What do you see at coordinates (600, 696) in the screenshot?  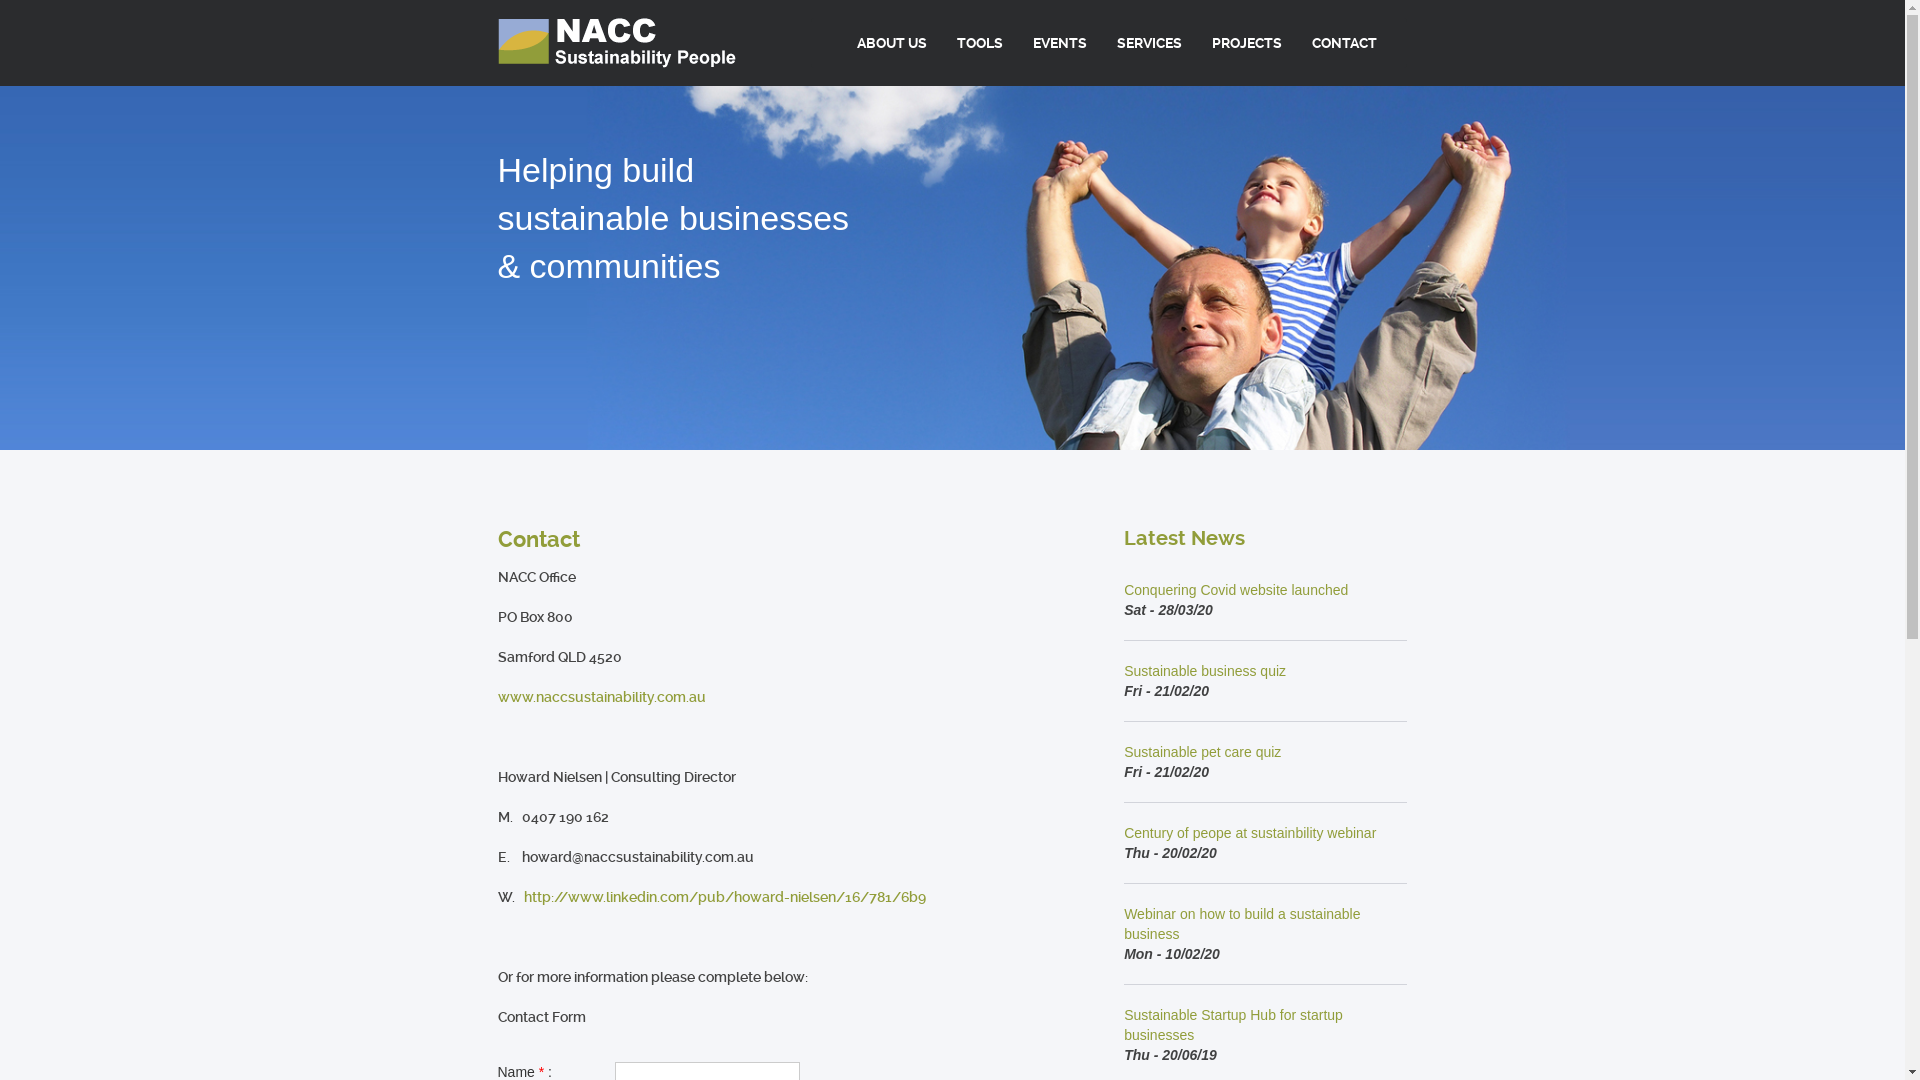 I see `'www.naccsustainability.com.au'` at bounding box center [600, 696].